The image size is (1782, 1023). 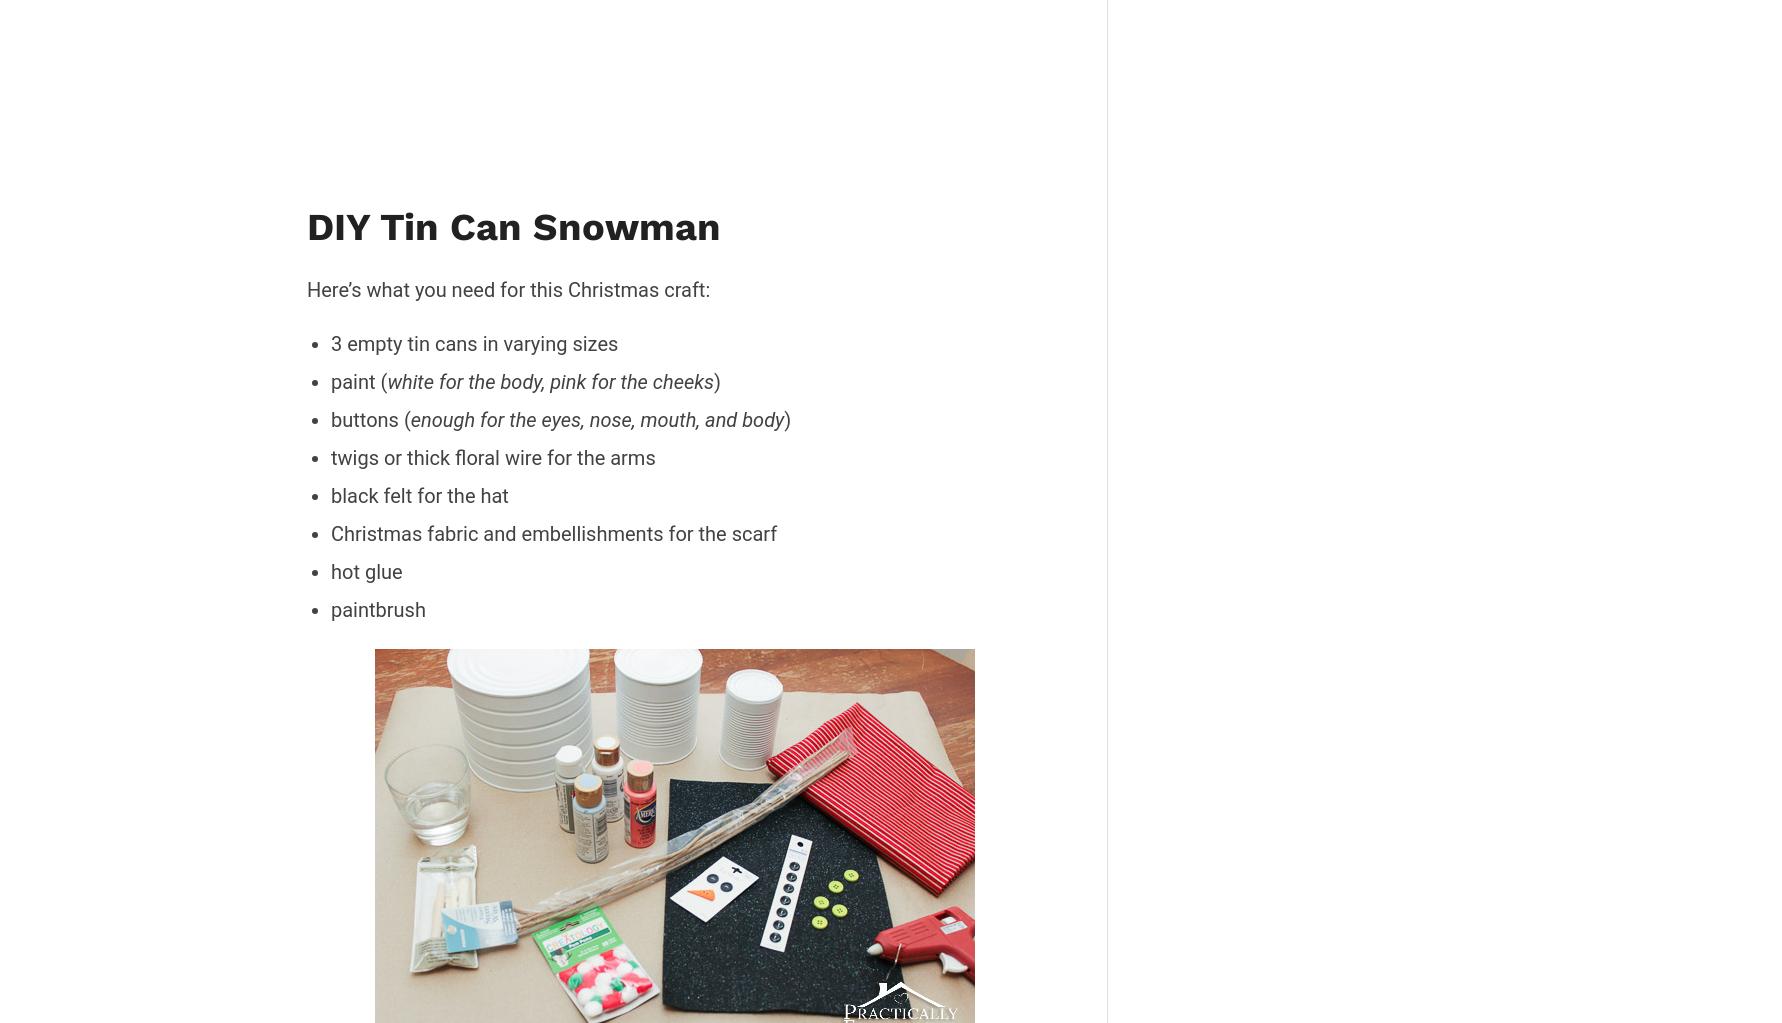 I want to click on 'Christmas fabric and embellishments for the scarf', so click(x=329, y=531).